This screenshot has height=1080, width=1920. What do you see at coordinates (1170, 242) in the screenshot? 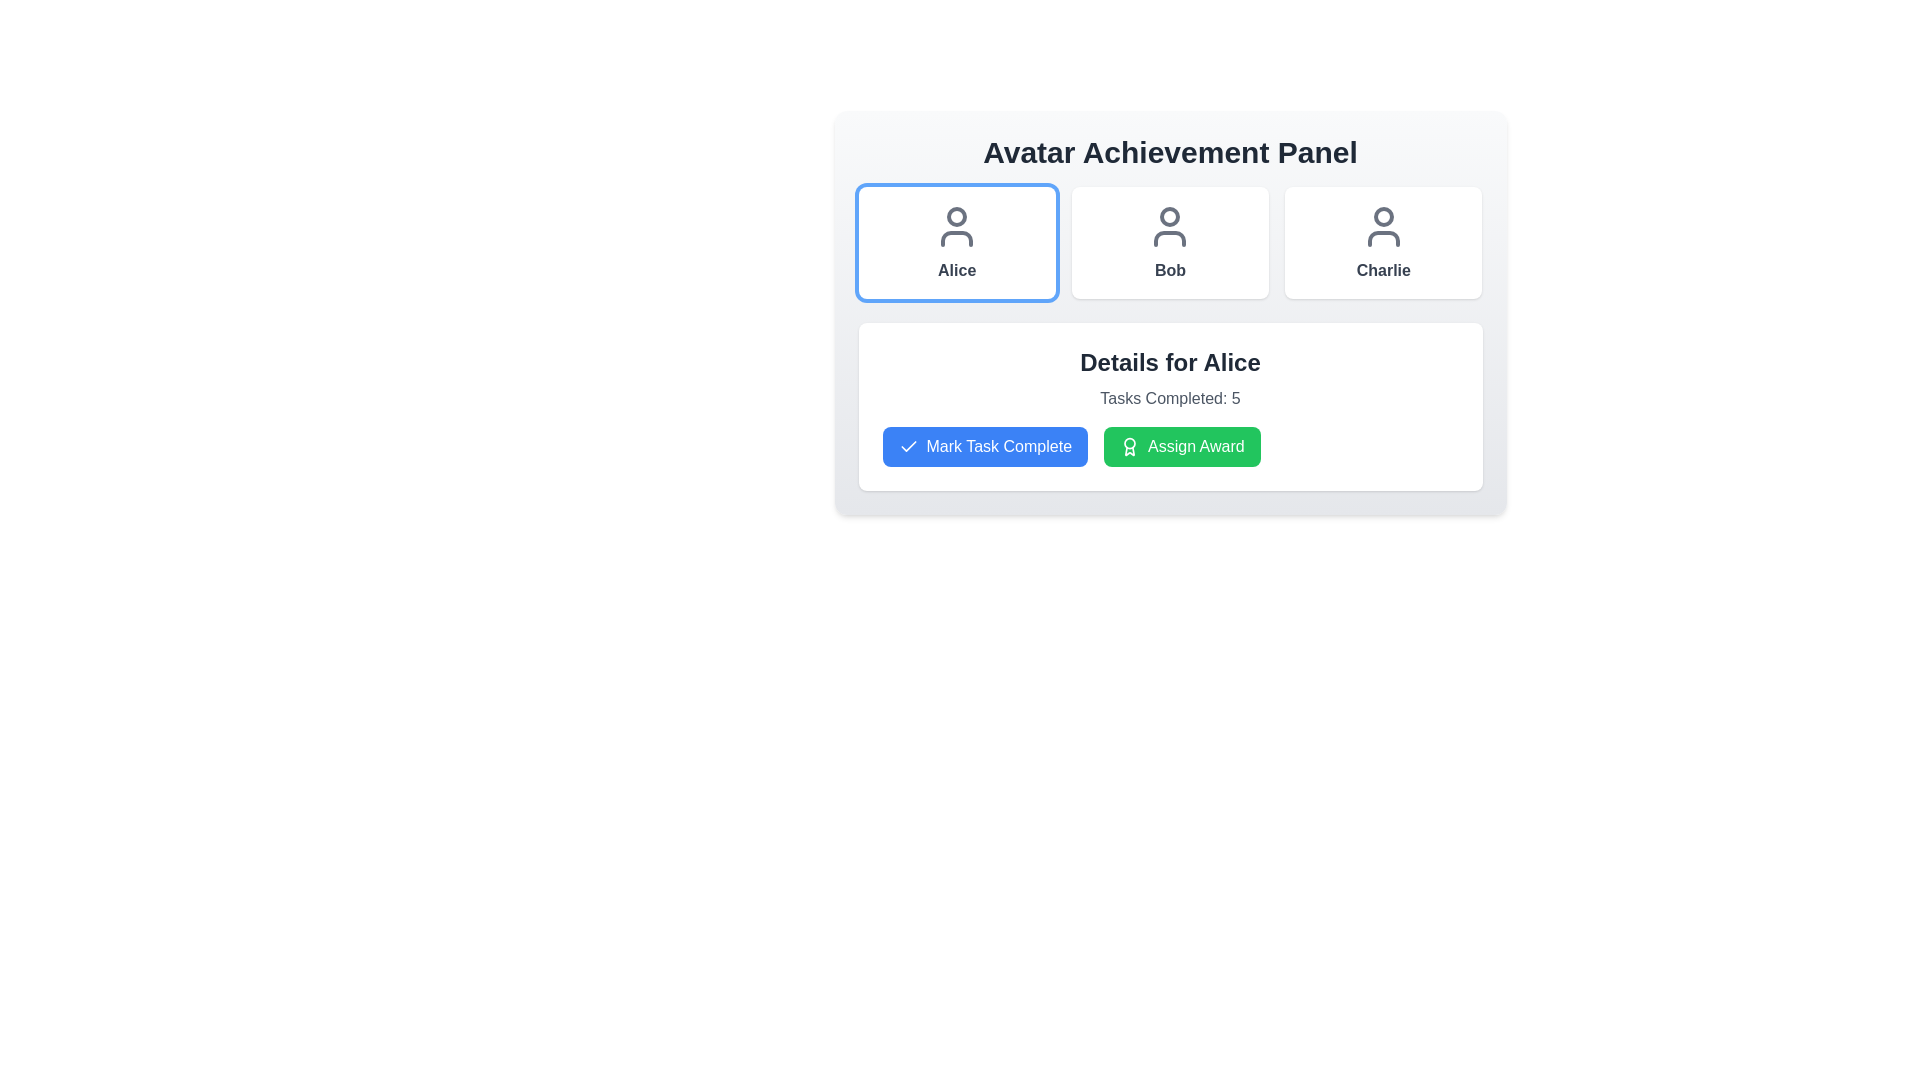
I see `the Profile card displaying 'Bob' in bold, dark gray font, which is the second card in a grid layout under the 'Avatar Achievement Panel'` at bounding box center [1170, 242].